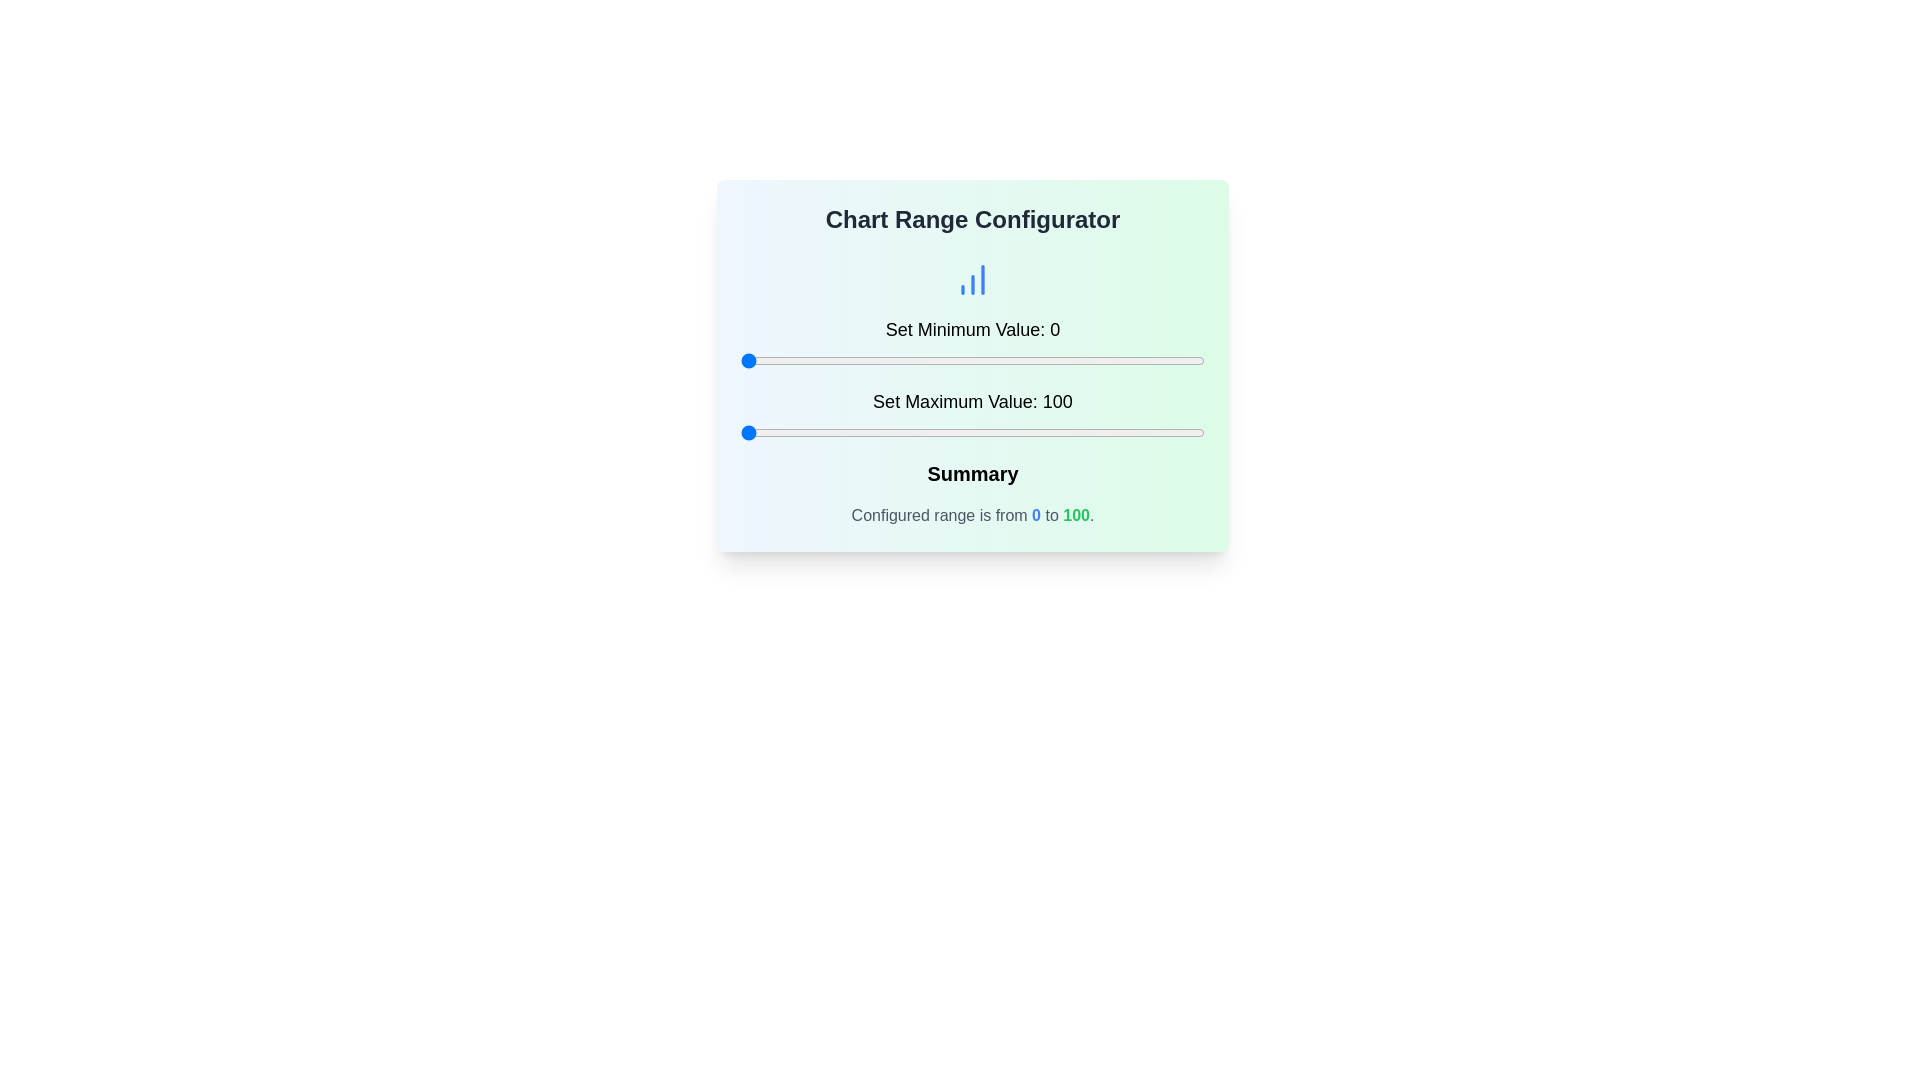 The height and width of the screenshot is (1080, 1920). What do you see at coordinates (973, 280) in the screenshot?
I see `the chart icon to explore its functionality` at bounding box center [973, 280].